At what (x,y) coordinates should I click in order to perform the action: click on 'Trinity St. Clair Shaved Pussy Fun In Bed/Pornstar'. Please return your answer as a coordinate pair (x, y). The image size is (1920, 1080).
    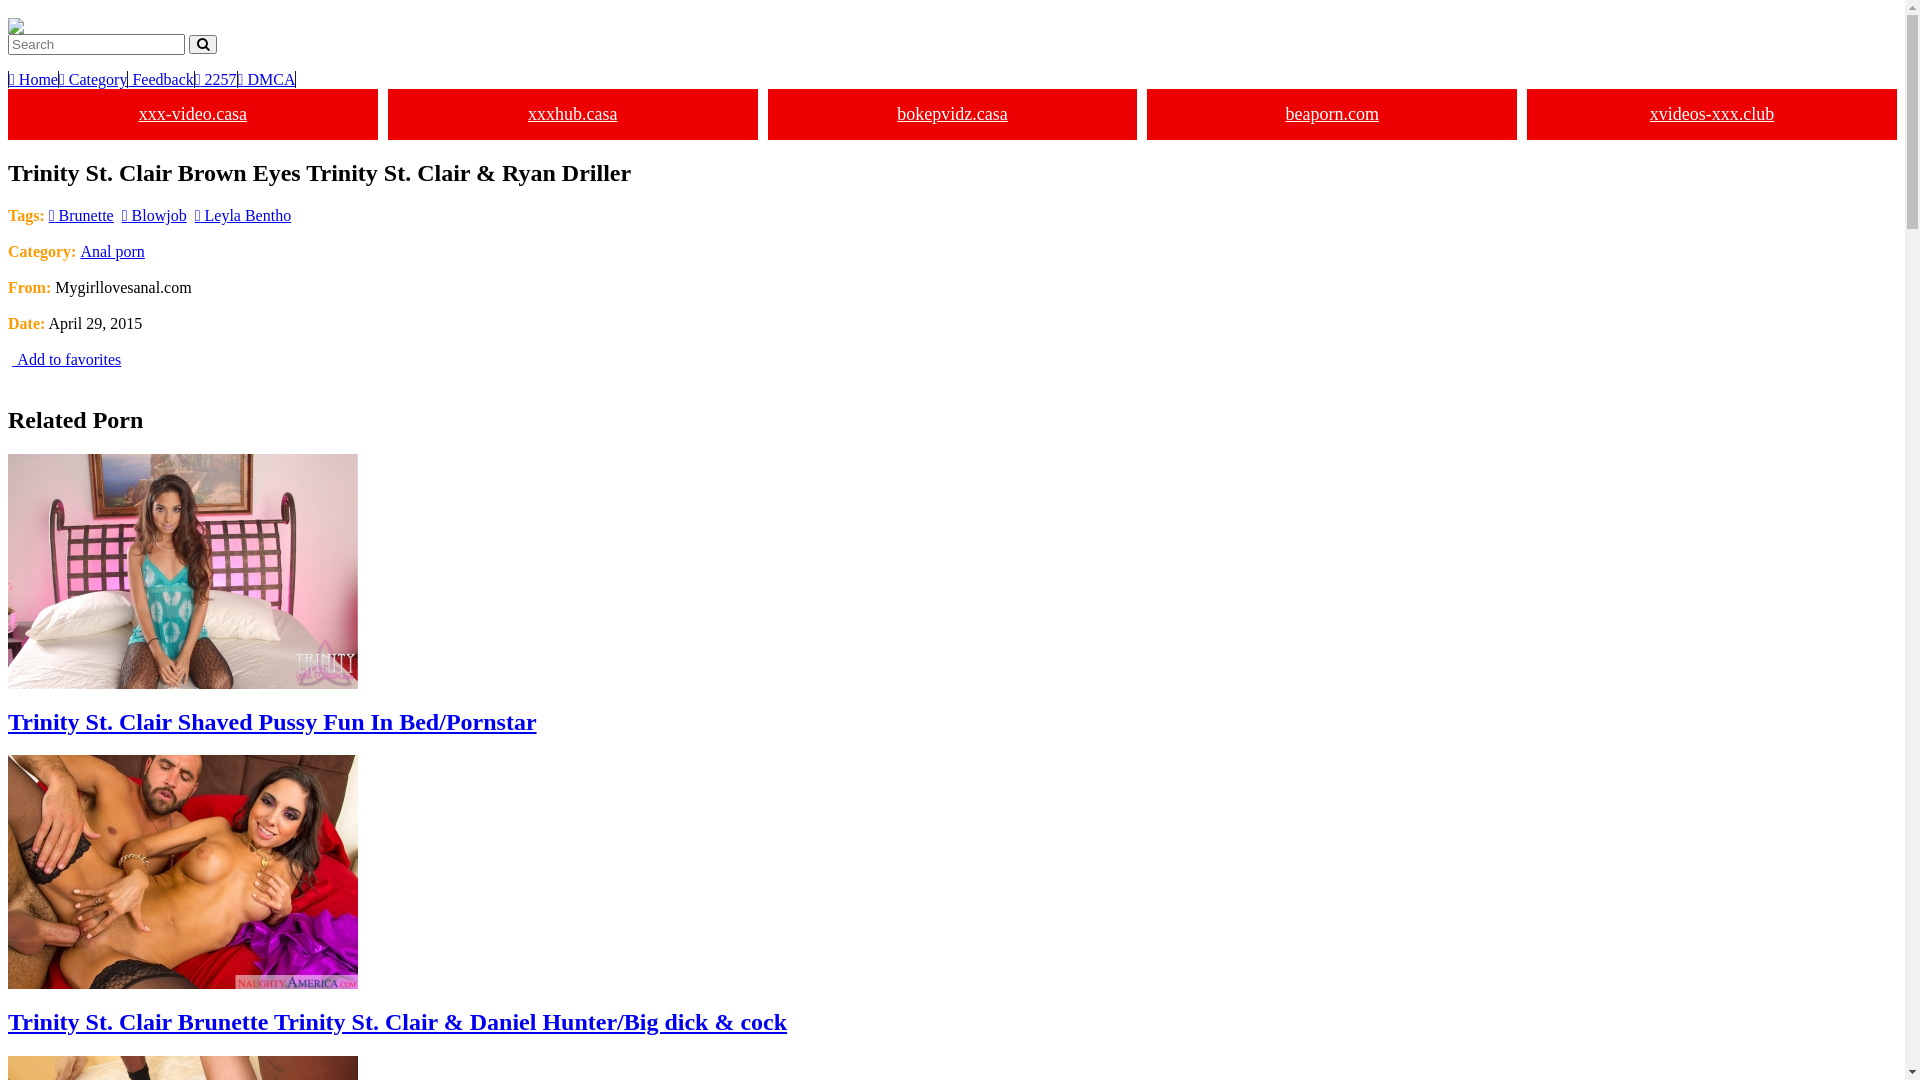
    Looking at the image, I should click on (951, 593).